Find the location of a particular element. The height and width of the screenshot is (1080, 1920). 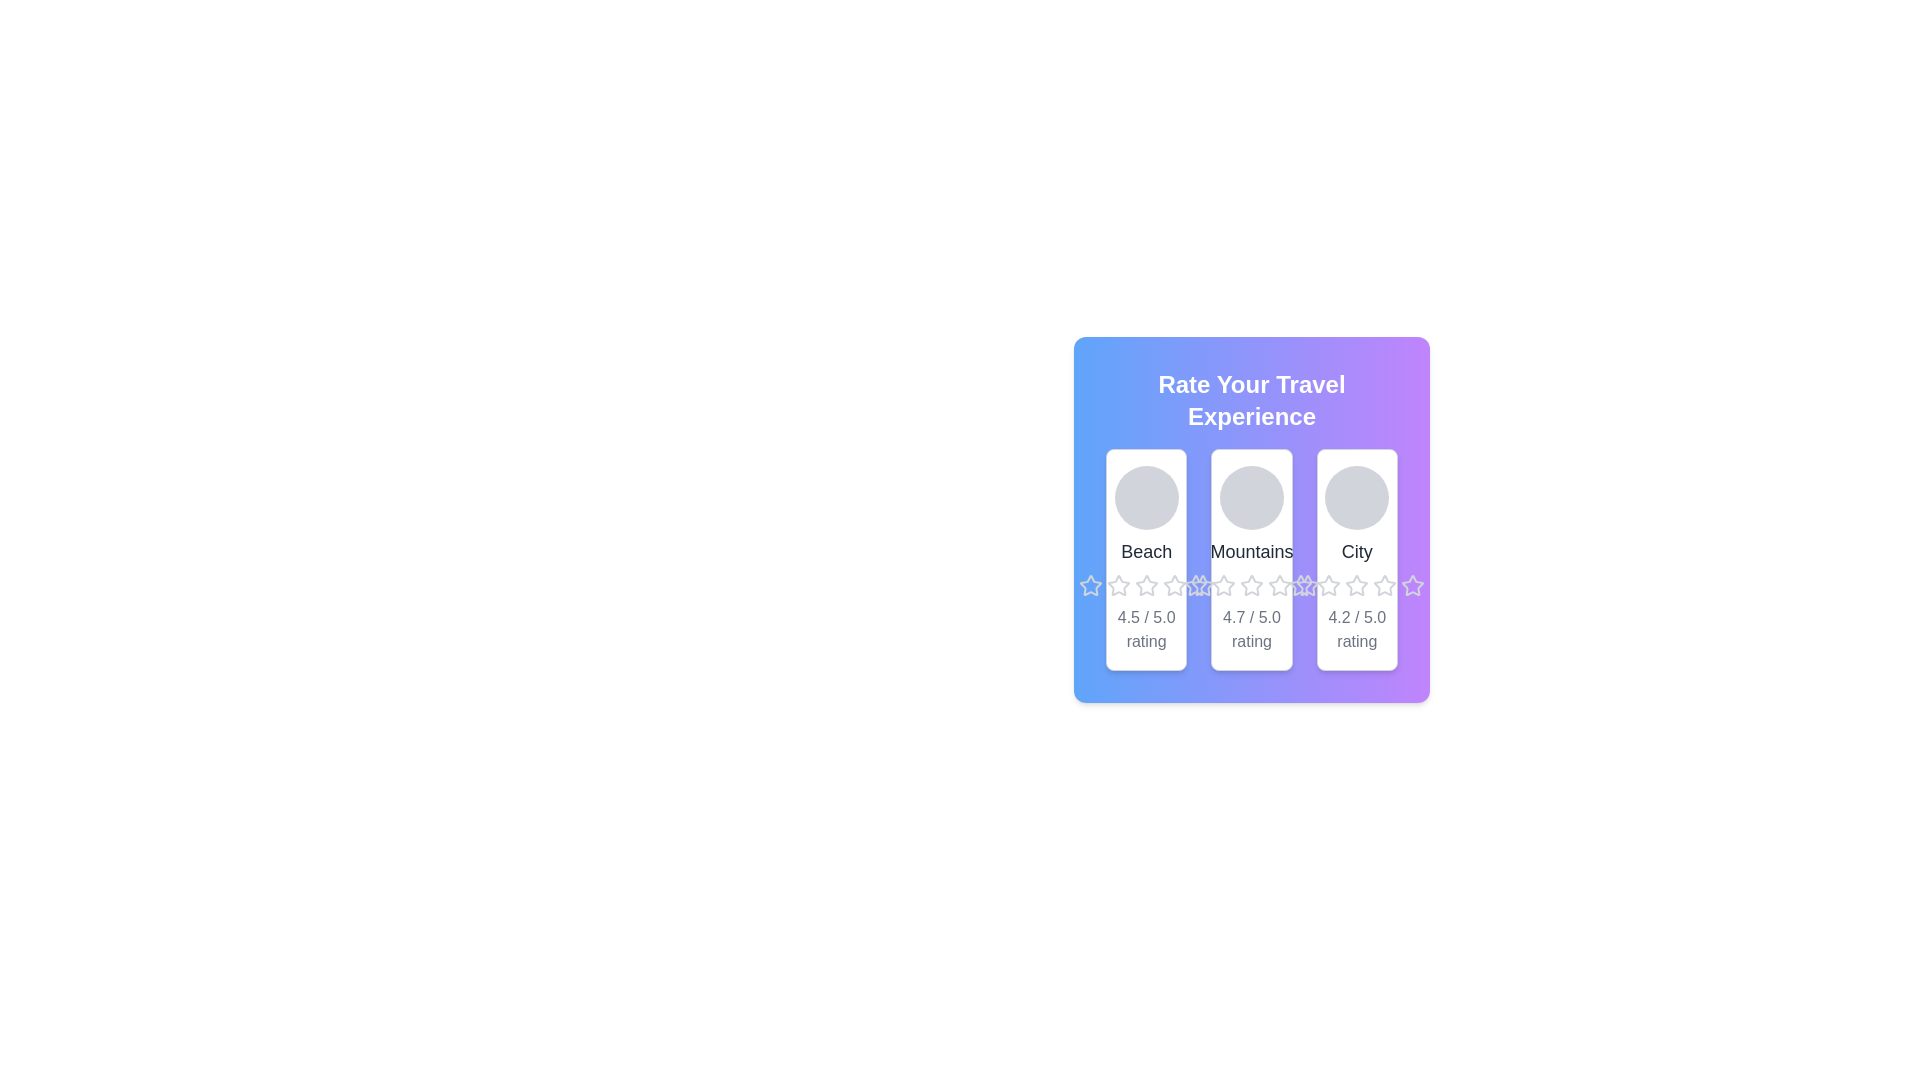

the rating score text for the 'Beach' experience, which is located at the bottom of the 'Beach' card in the 'Rate Your Travel Experience' section, centered directly below the stars is located at coordinates (1146, 628).